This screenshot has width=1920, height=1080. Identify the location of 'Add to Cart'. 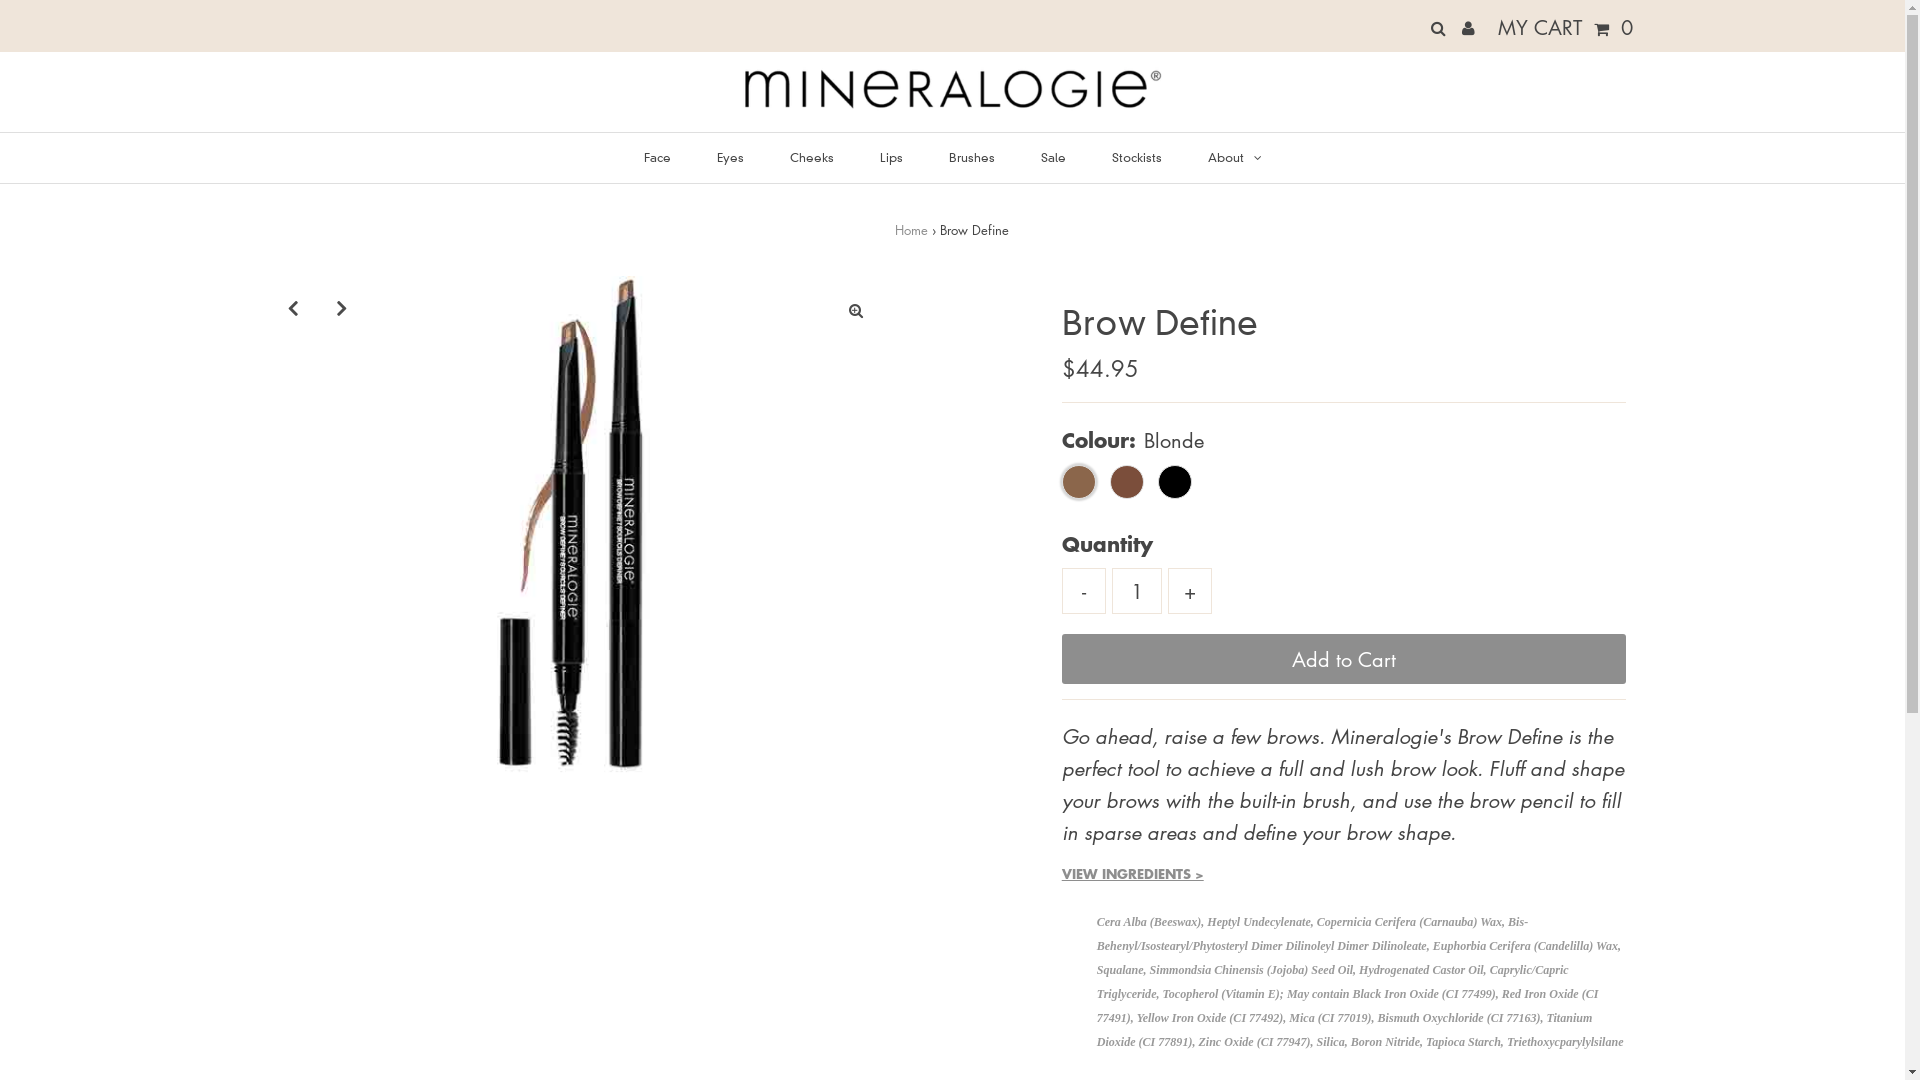
(1344, 659).